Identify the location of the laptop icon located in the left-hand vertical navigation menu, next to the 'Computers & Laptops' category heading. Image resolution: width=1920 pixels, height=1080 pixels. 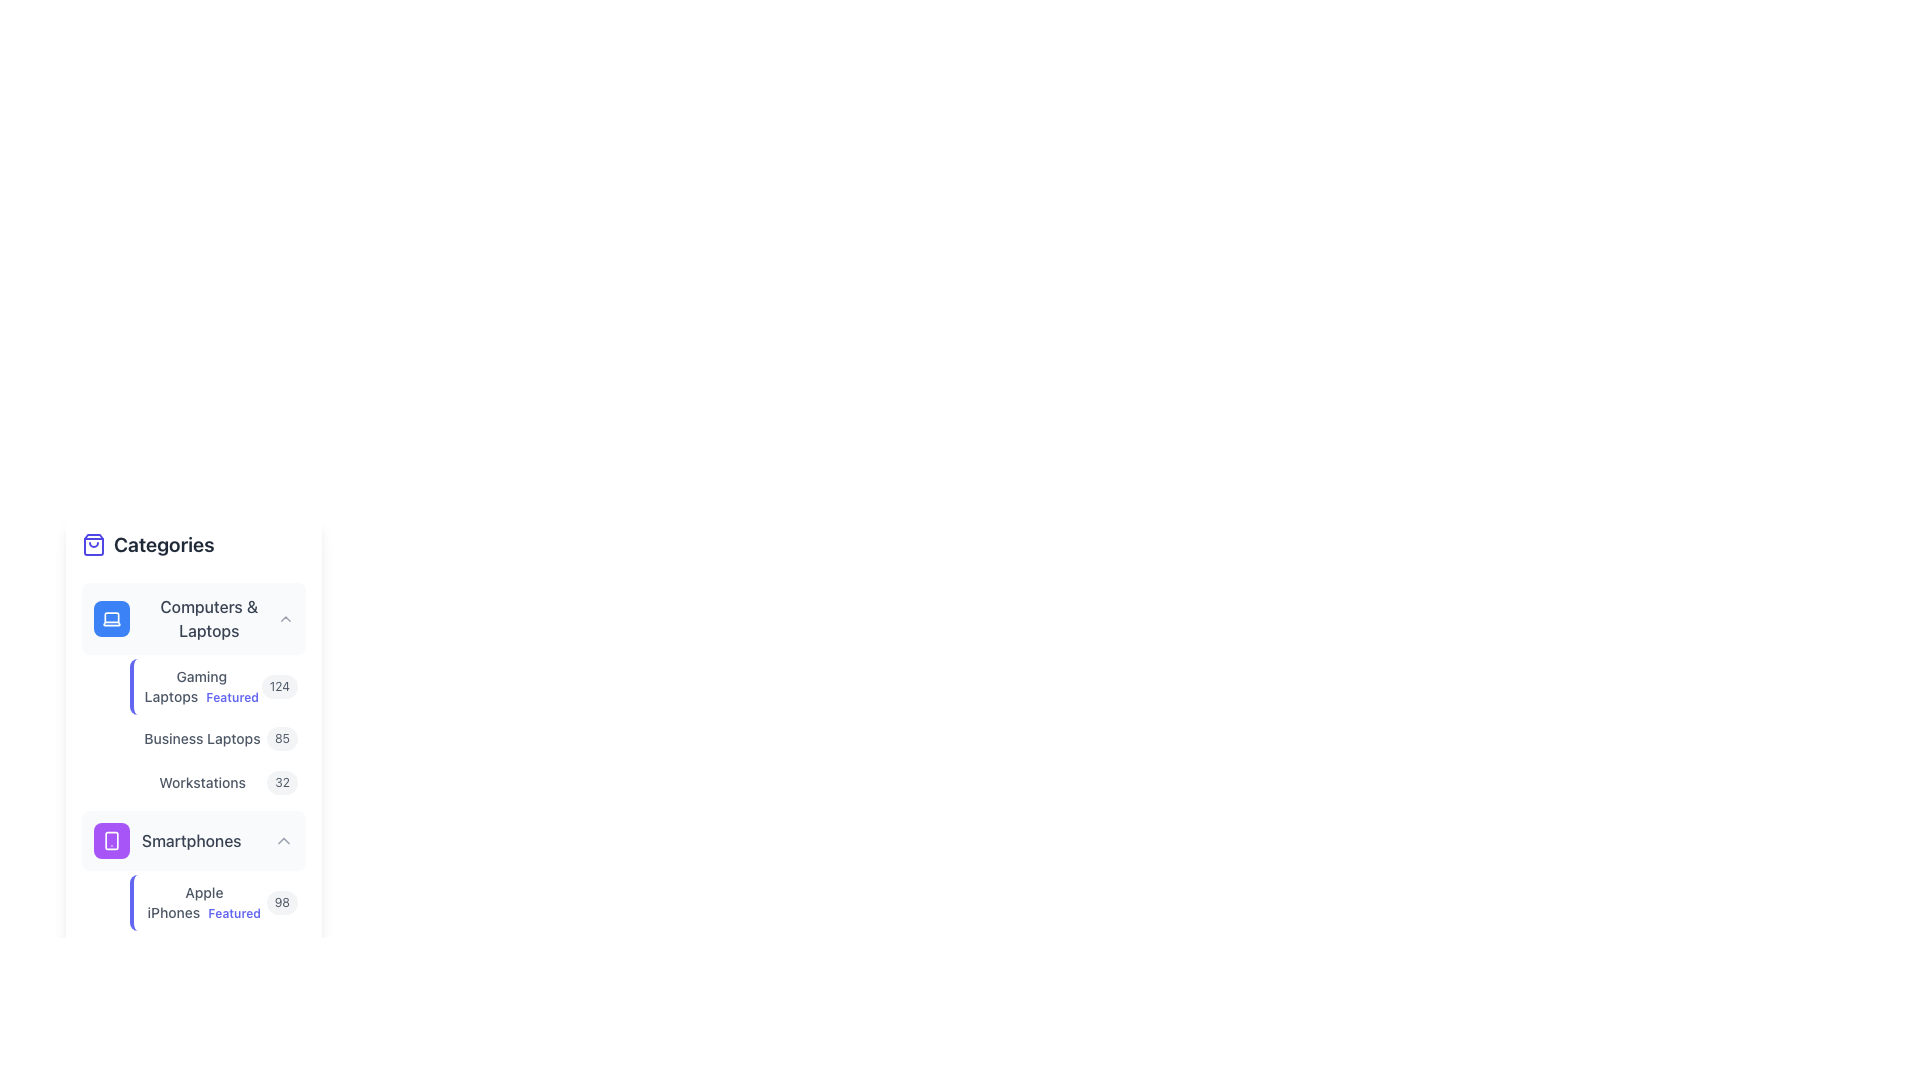
(110, 617).